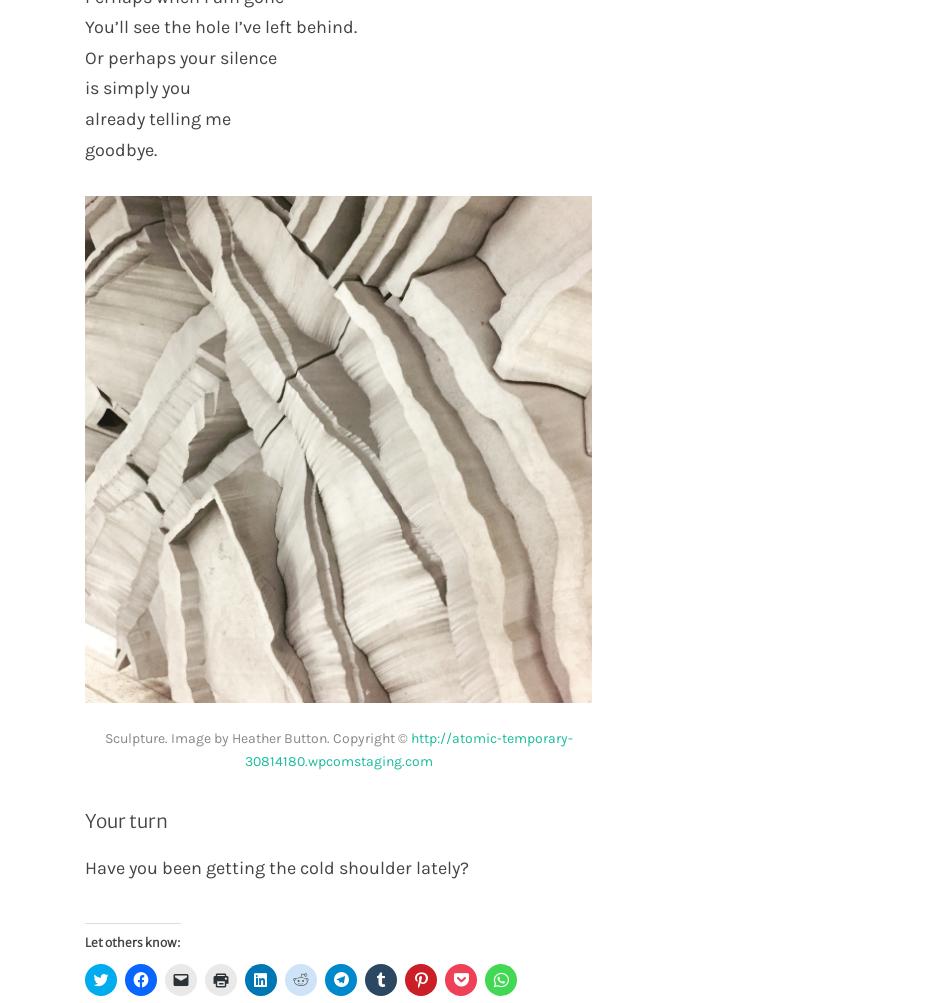 This screenshot has height=1003, width=950. What do you see at coordinates (180, 56) in the screenshot?
I see `'Or perhaps your silence'` at bounding box center [180, 56].